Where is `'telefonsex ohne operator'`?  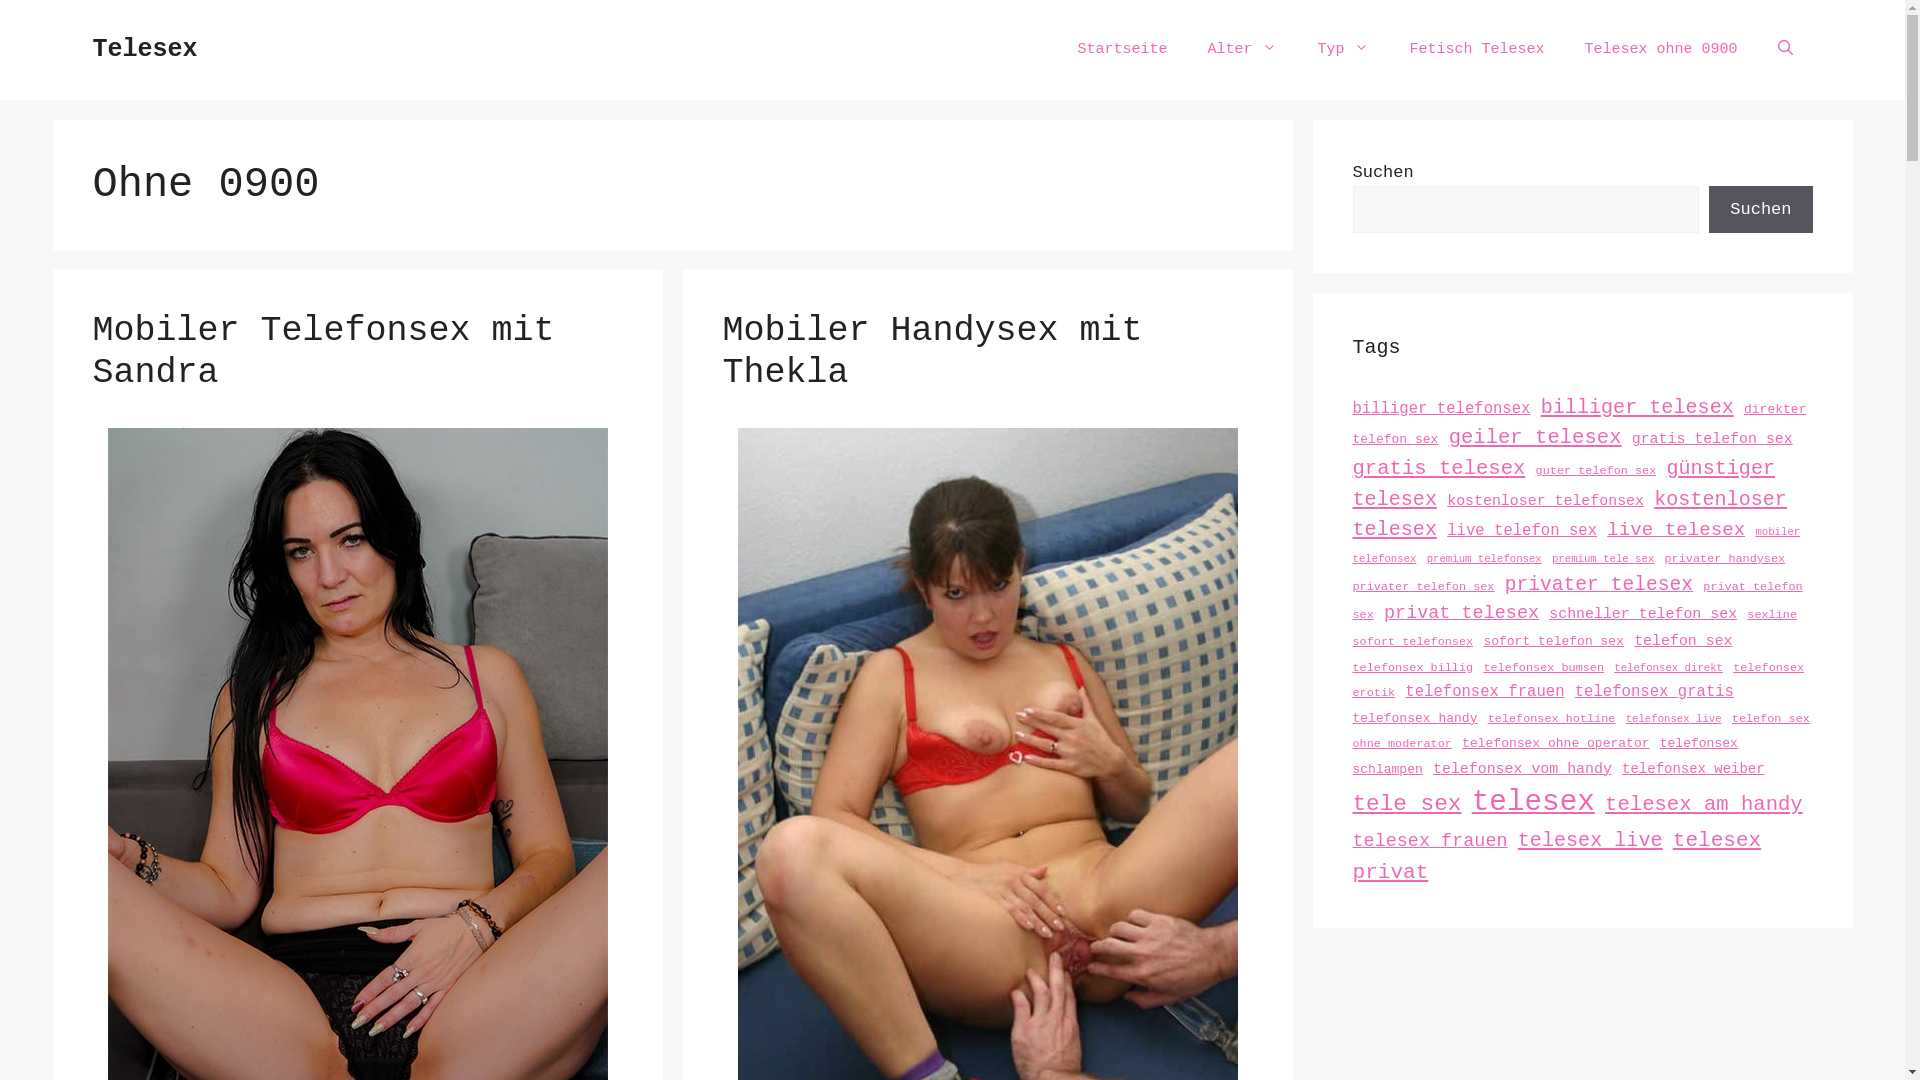 'telefonsex ohne operator' is located at coordinates (1554, 743).